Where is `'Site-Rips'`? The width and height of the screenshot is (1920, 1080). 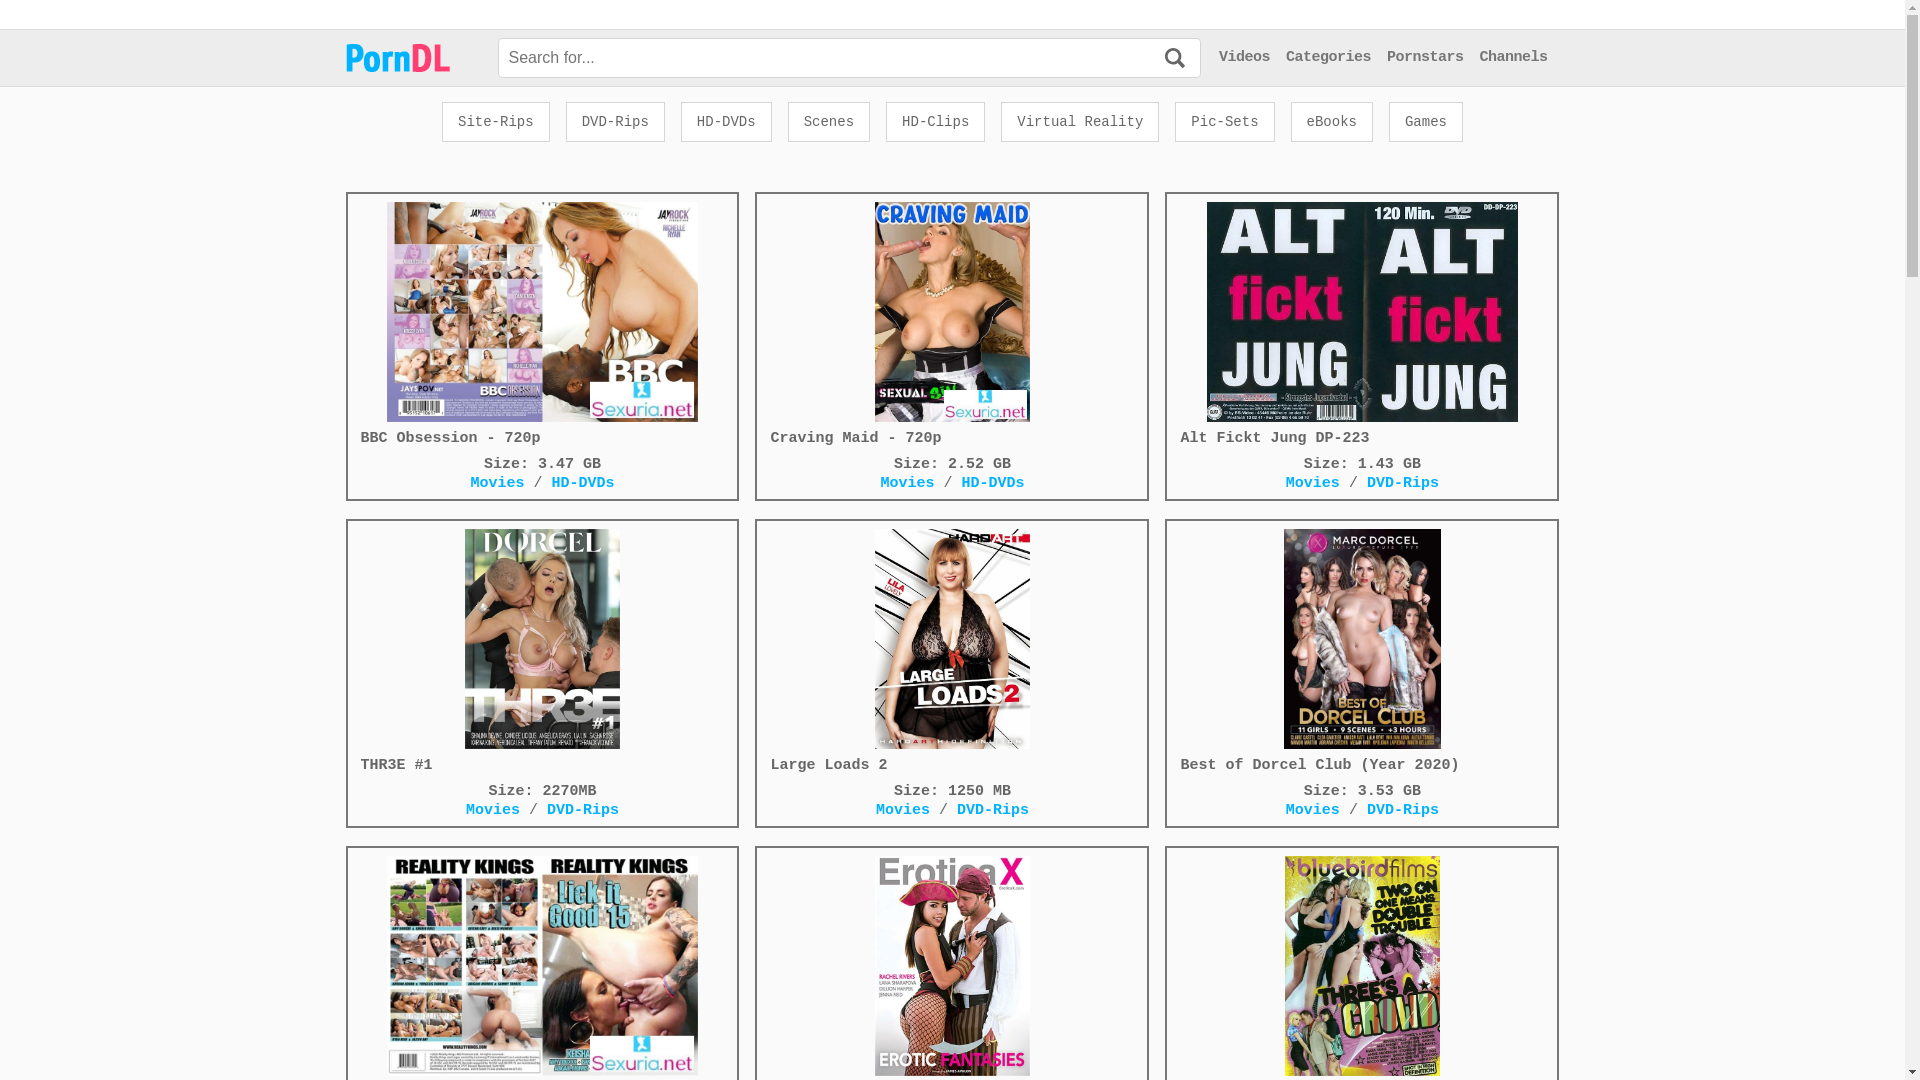 'Site-Rips' is located at coordinates (495, 122).